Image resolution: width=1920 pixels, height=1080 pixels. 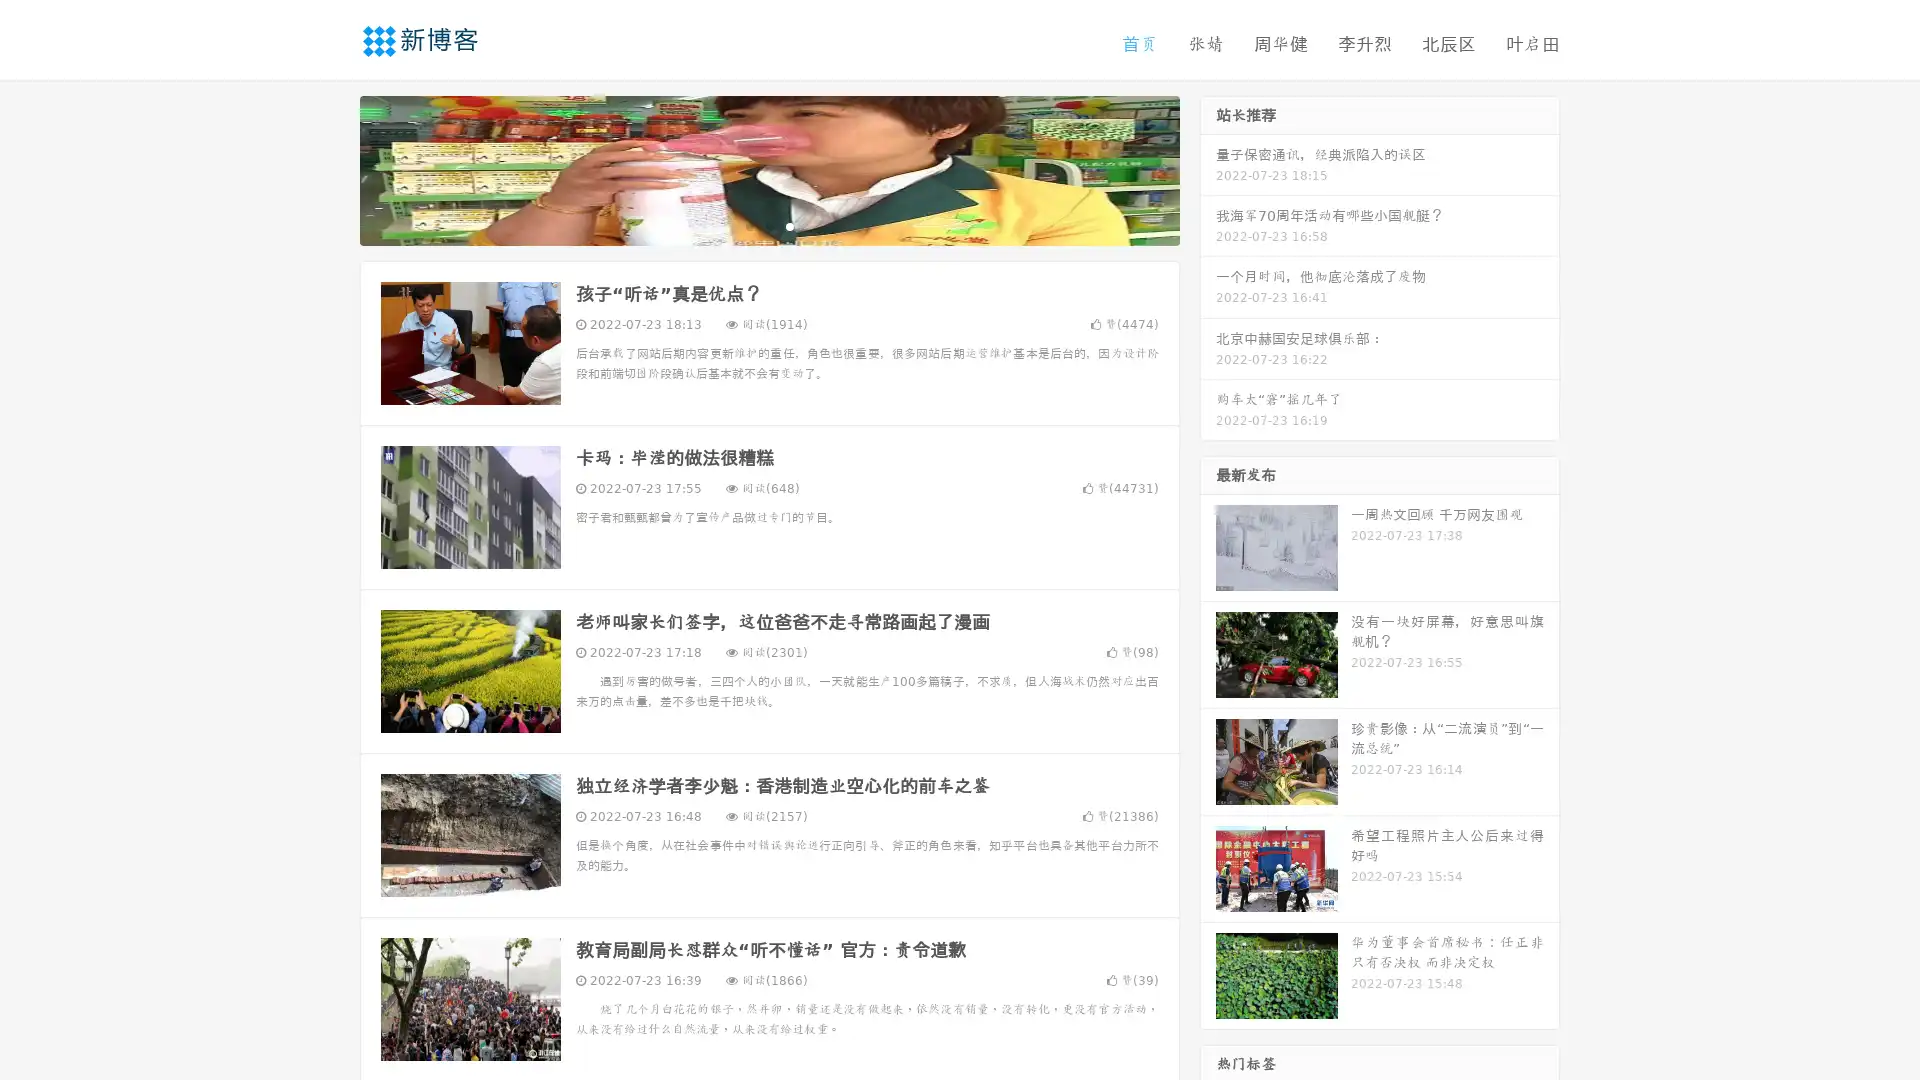 What do you see at coordinates (748, 225) in the screenshot?
I see `Go to slide 1` at bounding box center [748, 225].